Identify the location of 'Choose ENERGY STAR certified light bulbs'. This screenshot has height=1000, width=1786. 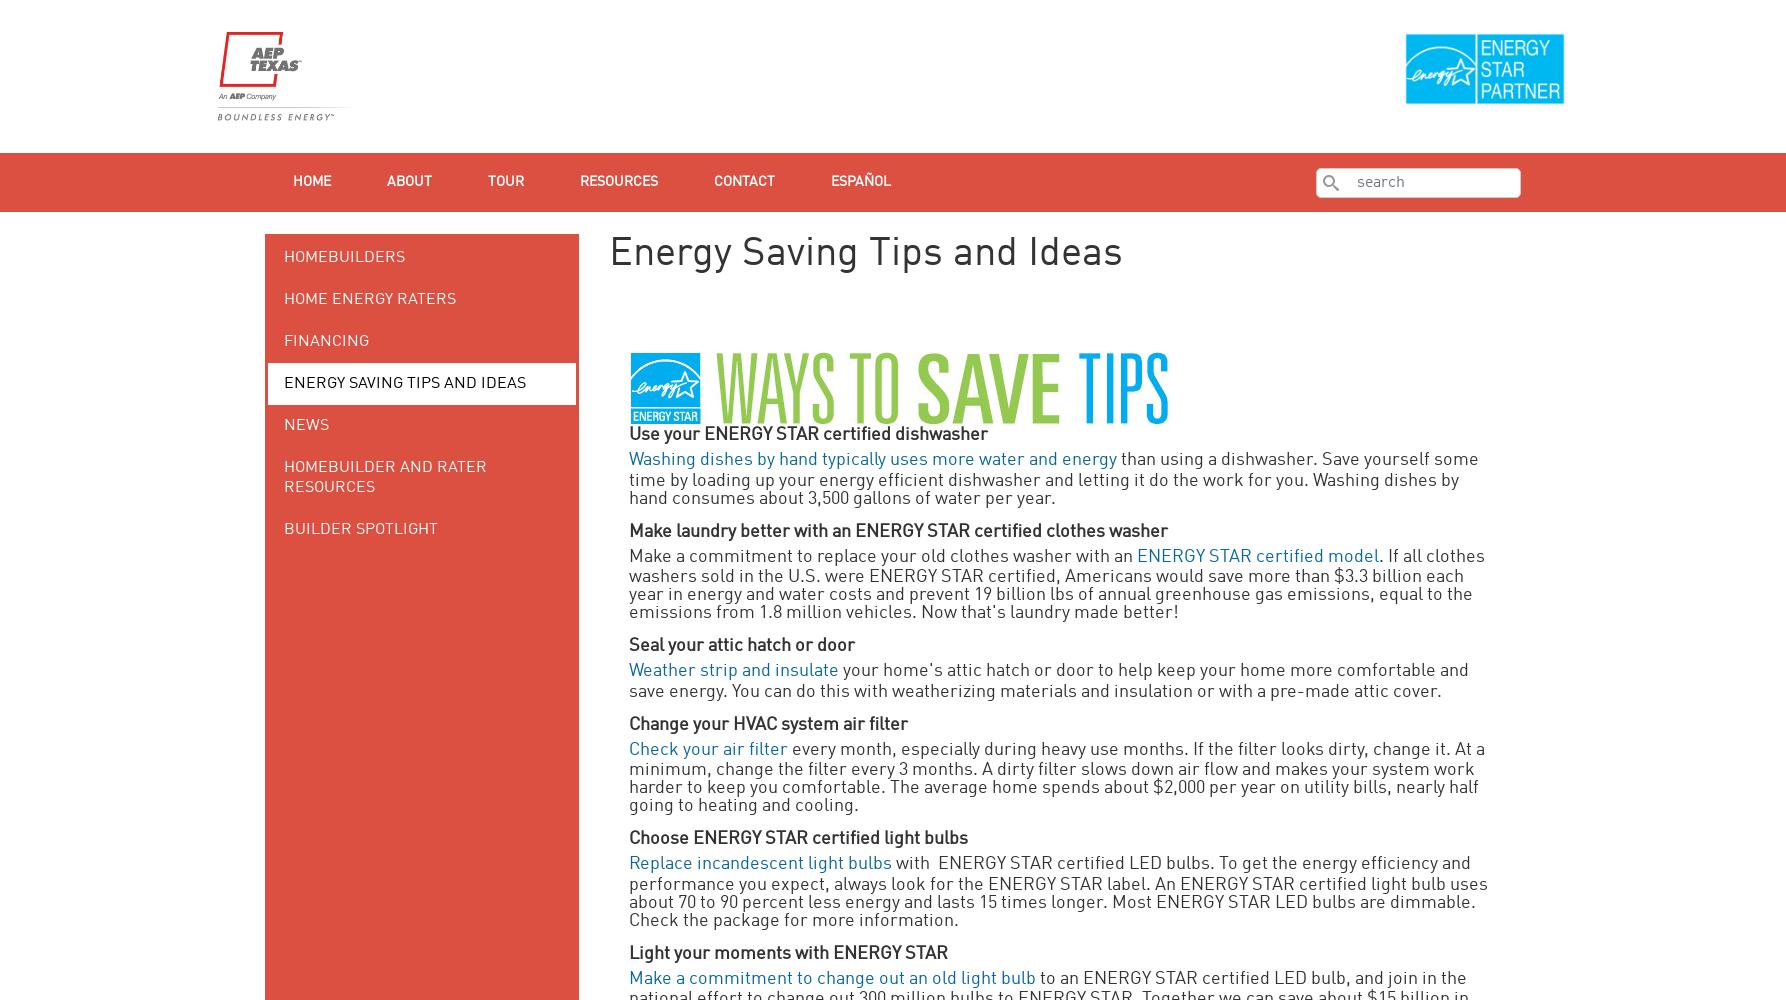
(797, 838).